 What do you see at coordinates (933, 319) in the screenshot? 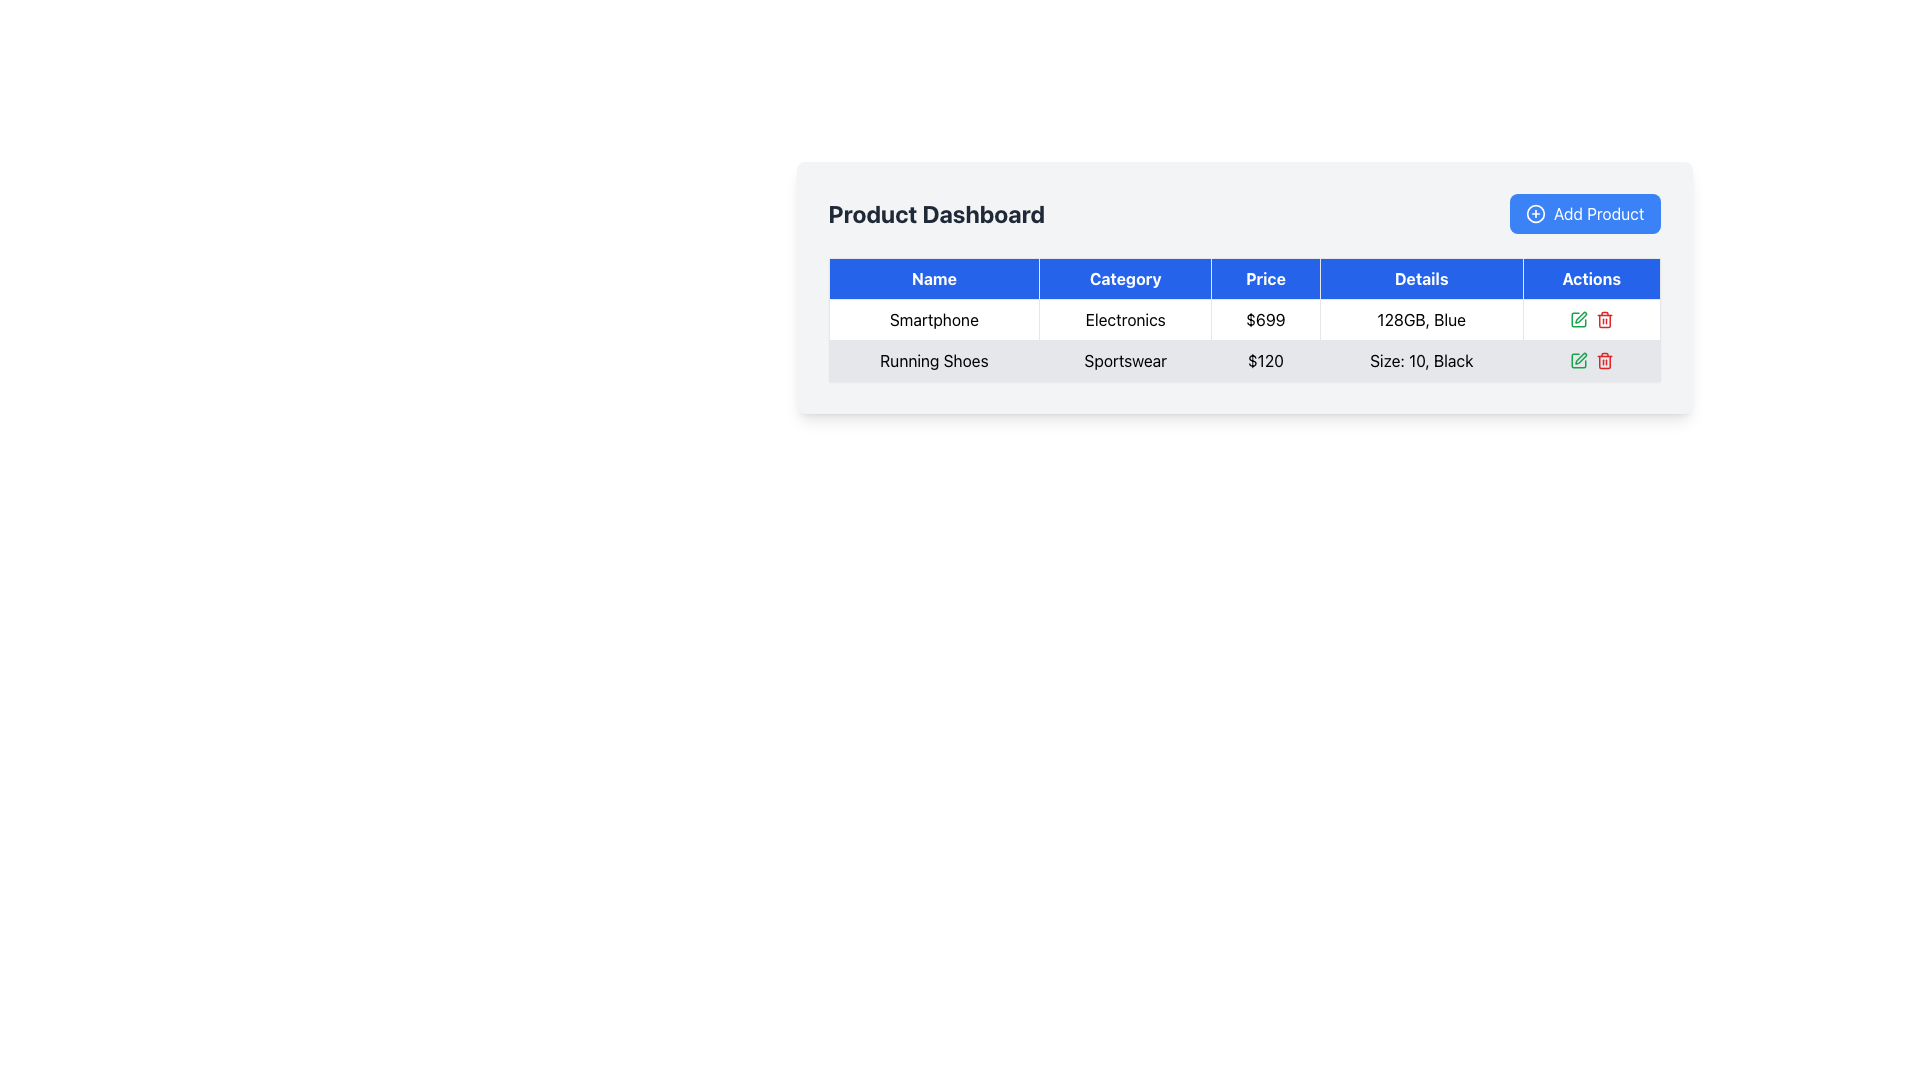
I see `information from the text label that identifies the name of a product in the product listing table located in the 'Product Dashboard' section` at bounding box center [933, 319].